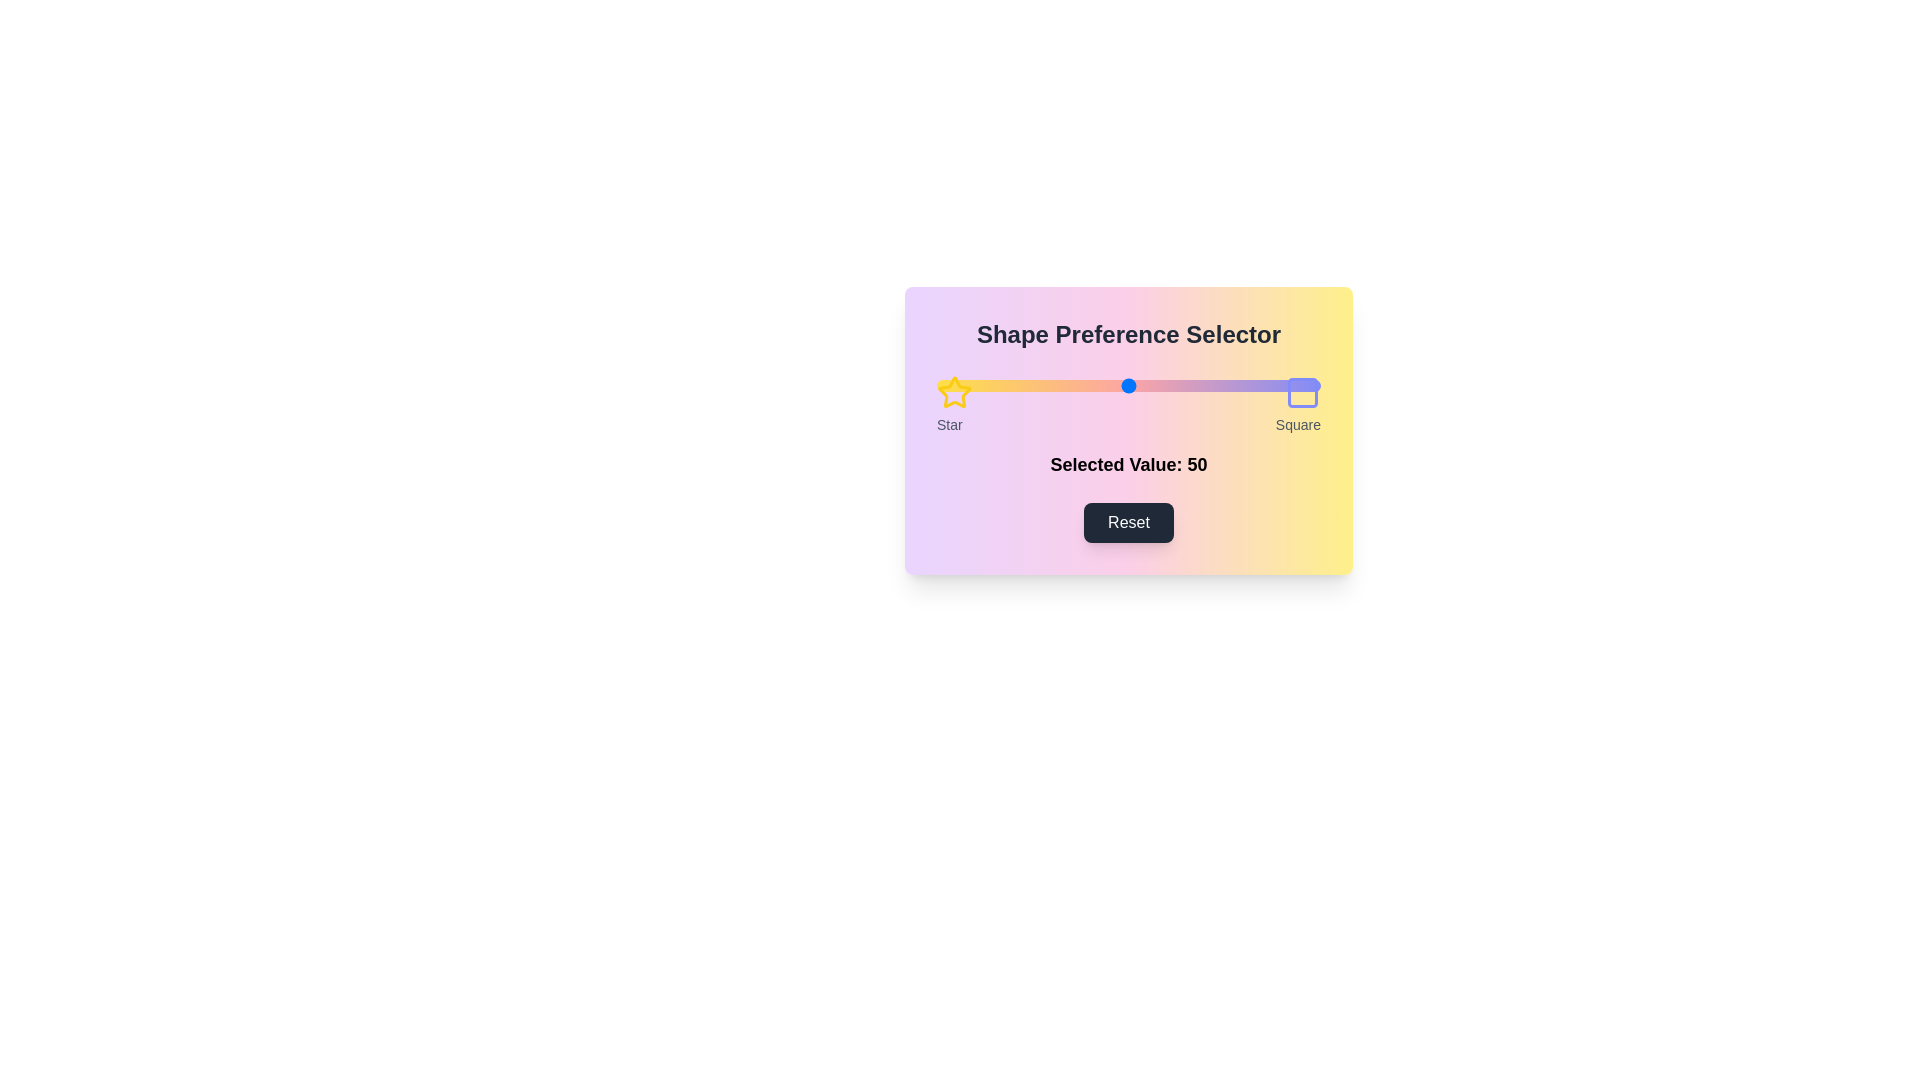 The image size is (1920, 1080). I want to click on the slider to set the preference value to 0, so click(935, 385).